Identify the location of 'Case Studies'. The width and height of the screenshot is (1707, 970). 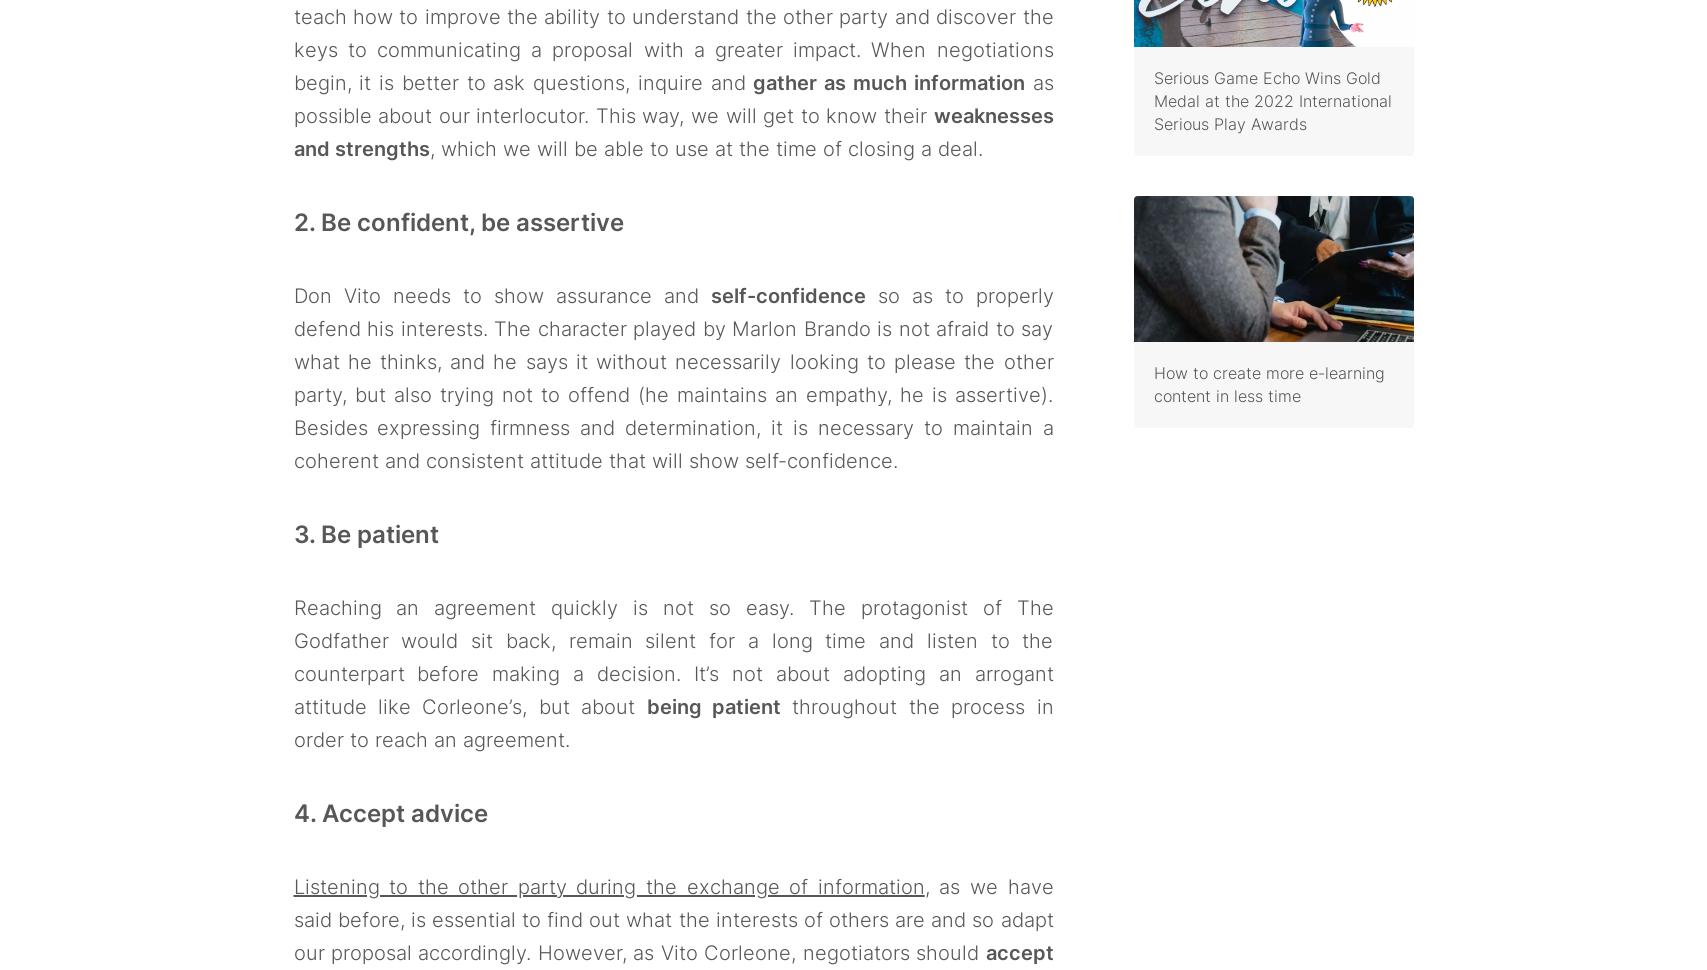
(354, 727).